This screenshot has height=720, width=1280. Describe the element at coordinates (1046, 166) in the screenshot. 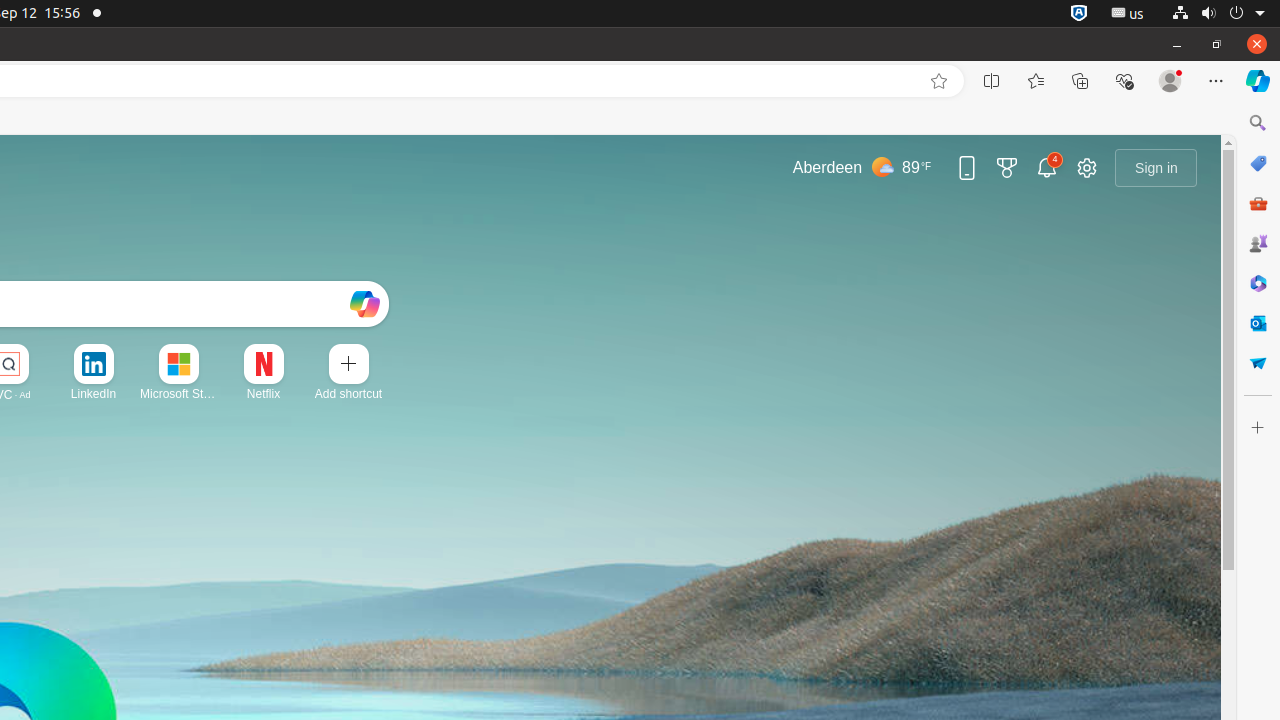

I see `'Notifications'` at that location.